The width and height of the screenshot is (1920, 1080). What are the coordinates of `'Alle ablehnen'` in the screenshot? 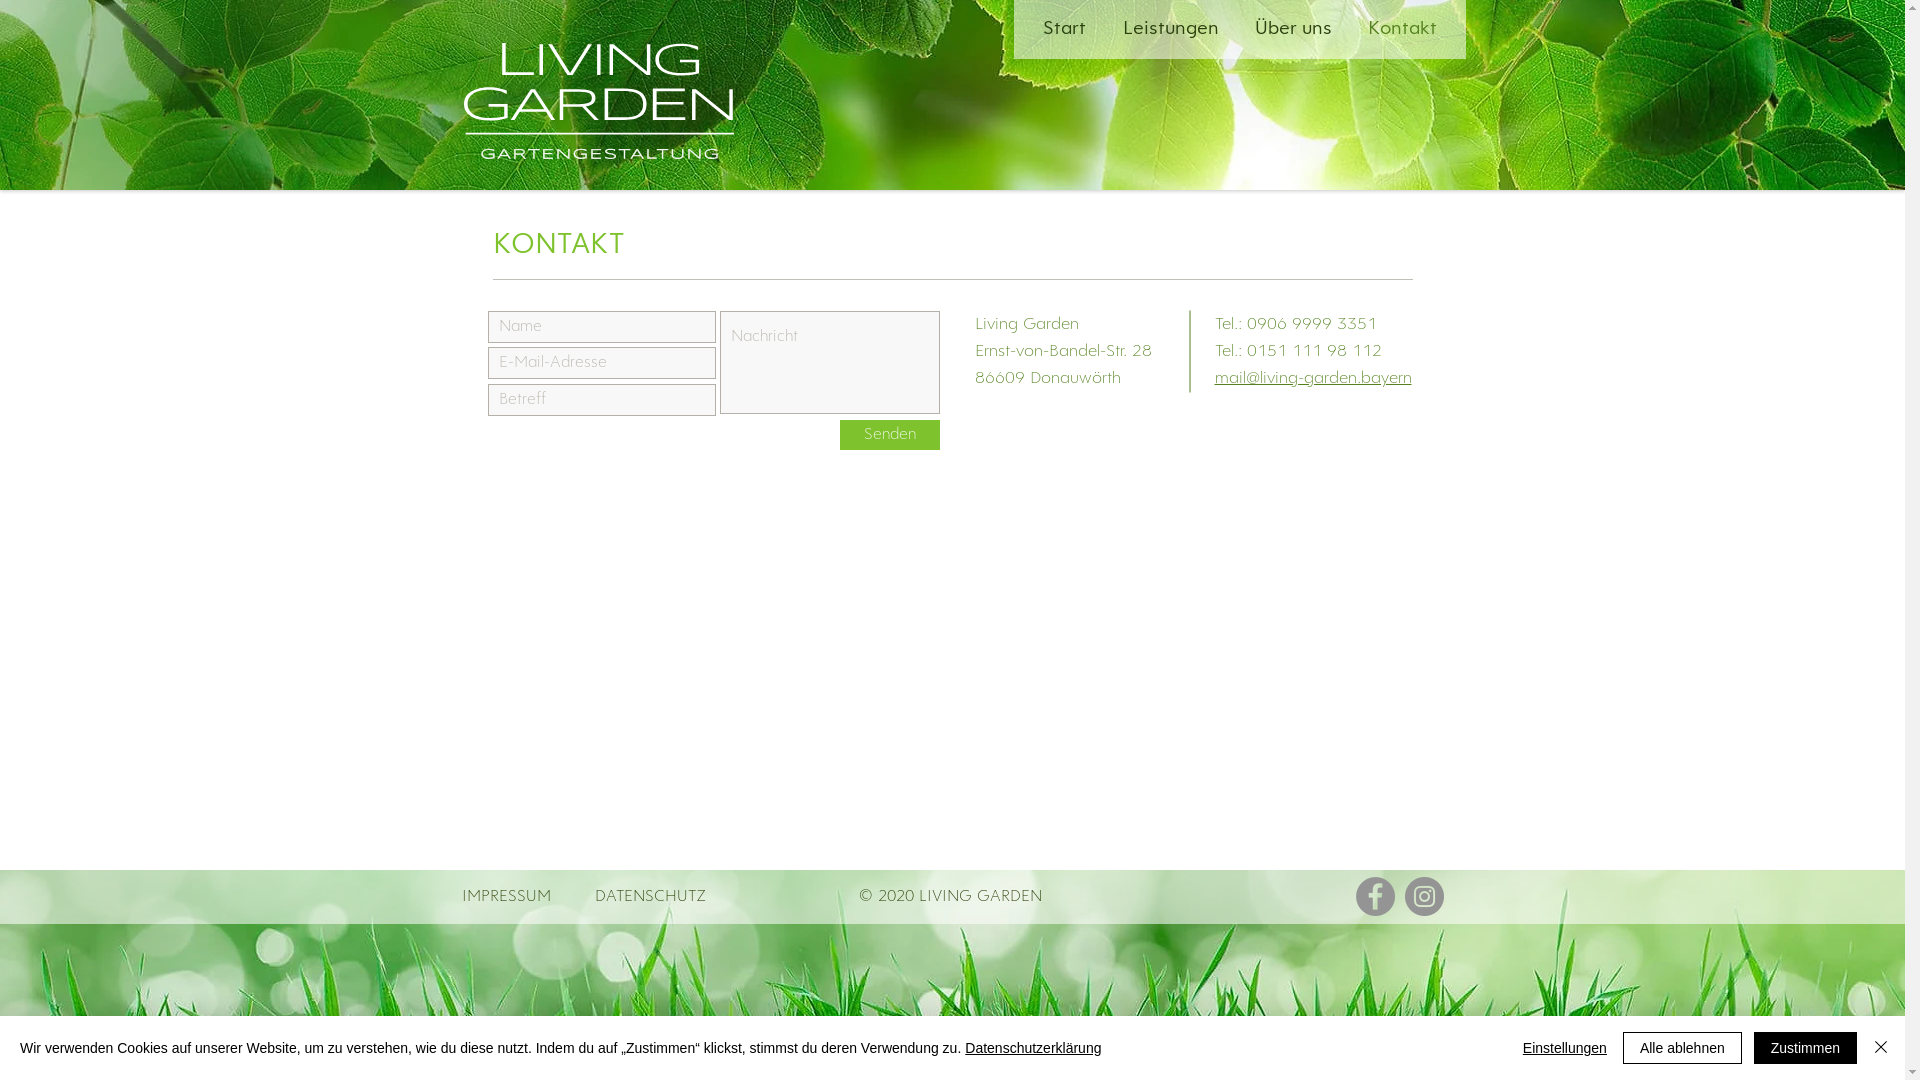 It's located at (1681, 1047).